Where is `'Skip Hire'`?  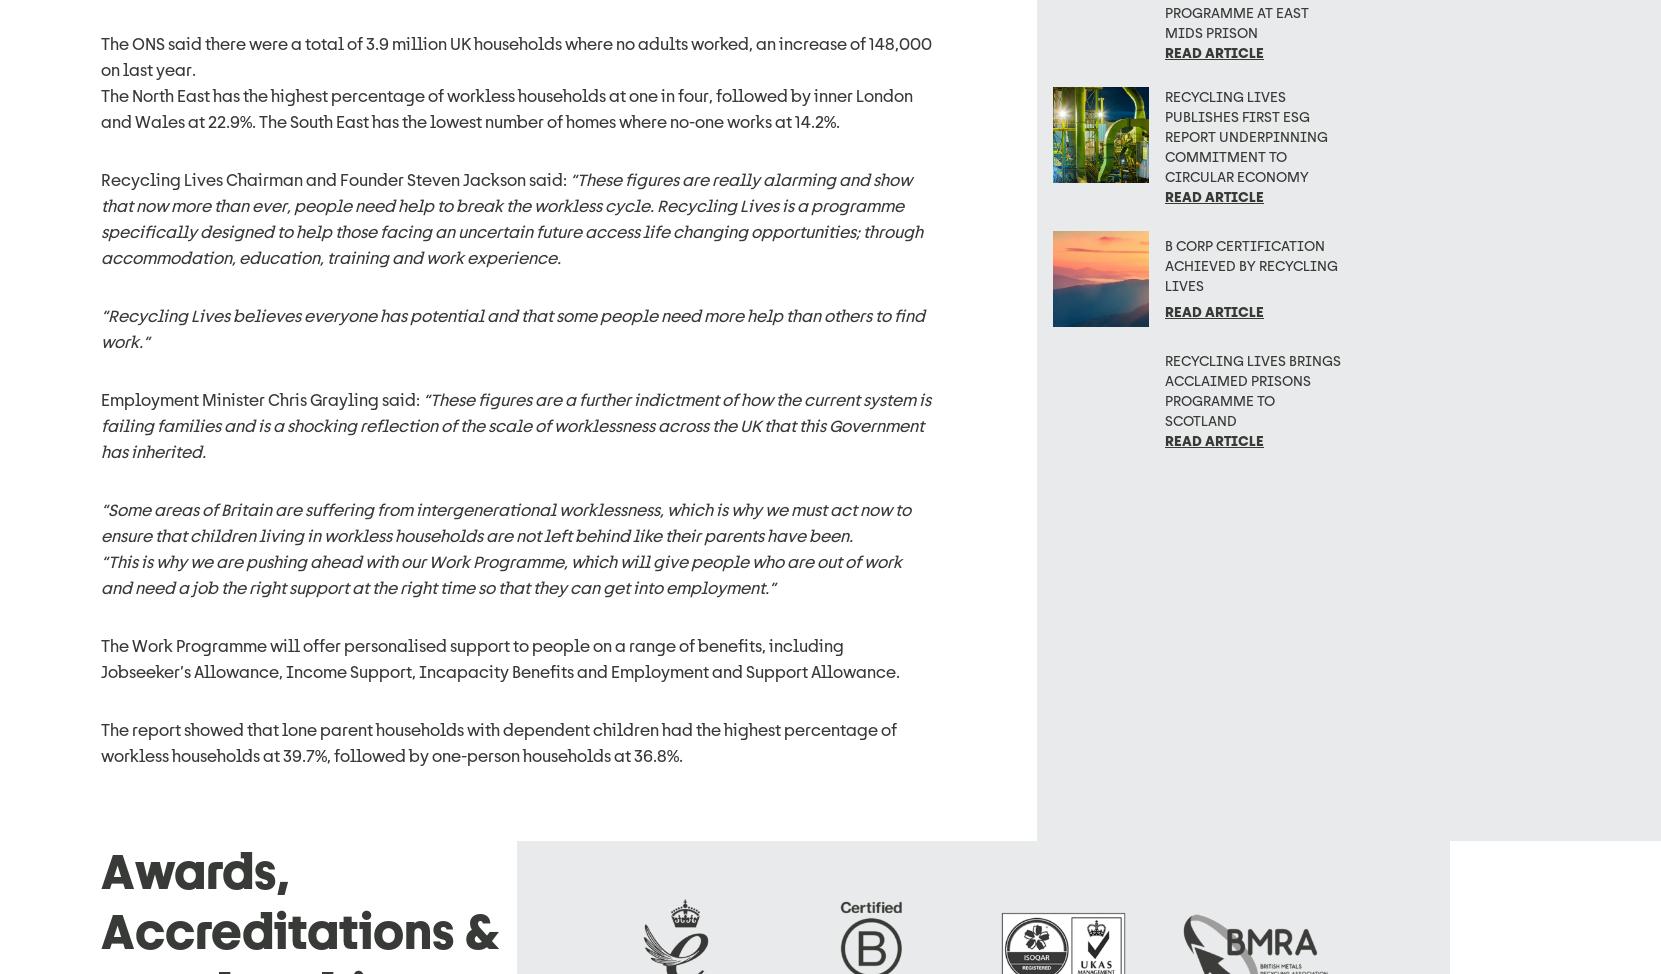
'Skip Hire' is located at coordinates (551, 904).